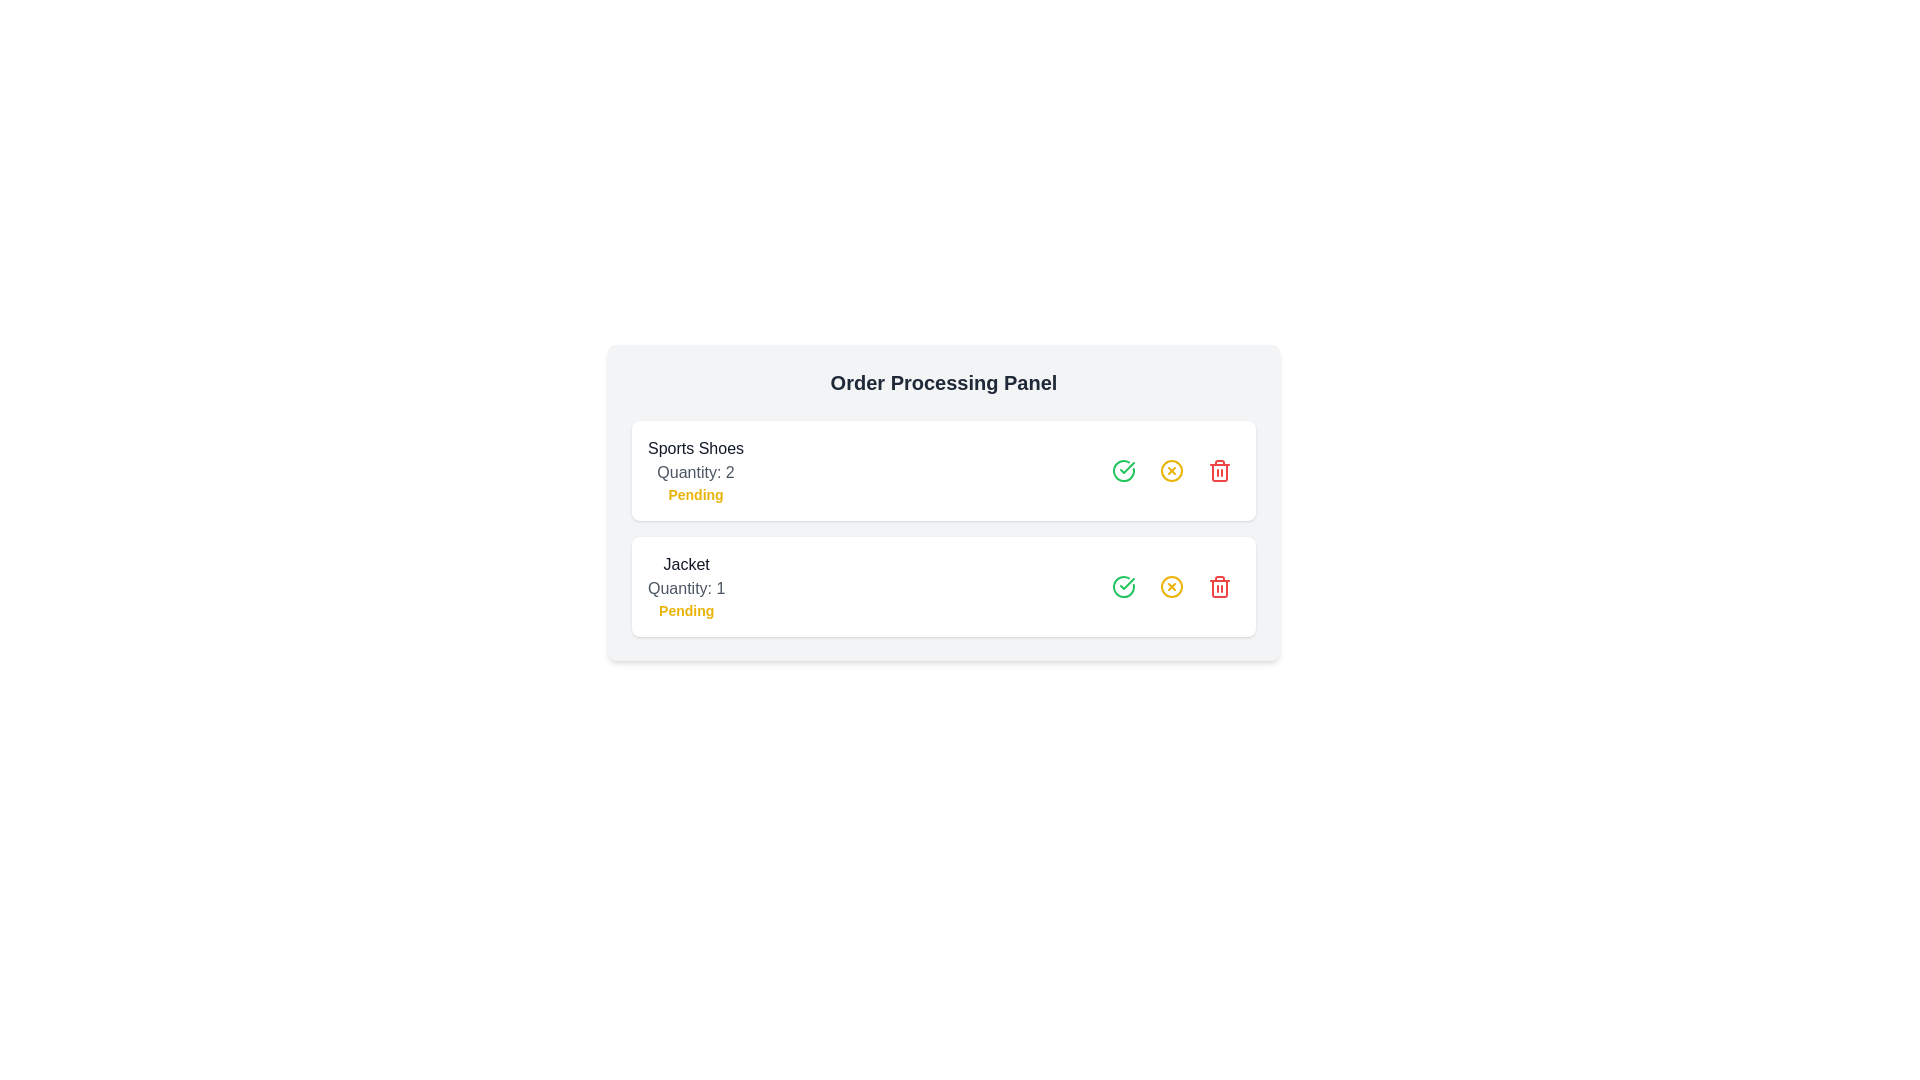 This screenshot has height=1080, width=1920. I want to click on the delete icon button located on the right side of the second row, next to two circular icons, so click(1218, 585).